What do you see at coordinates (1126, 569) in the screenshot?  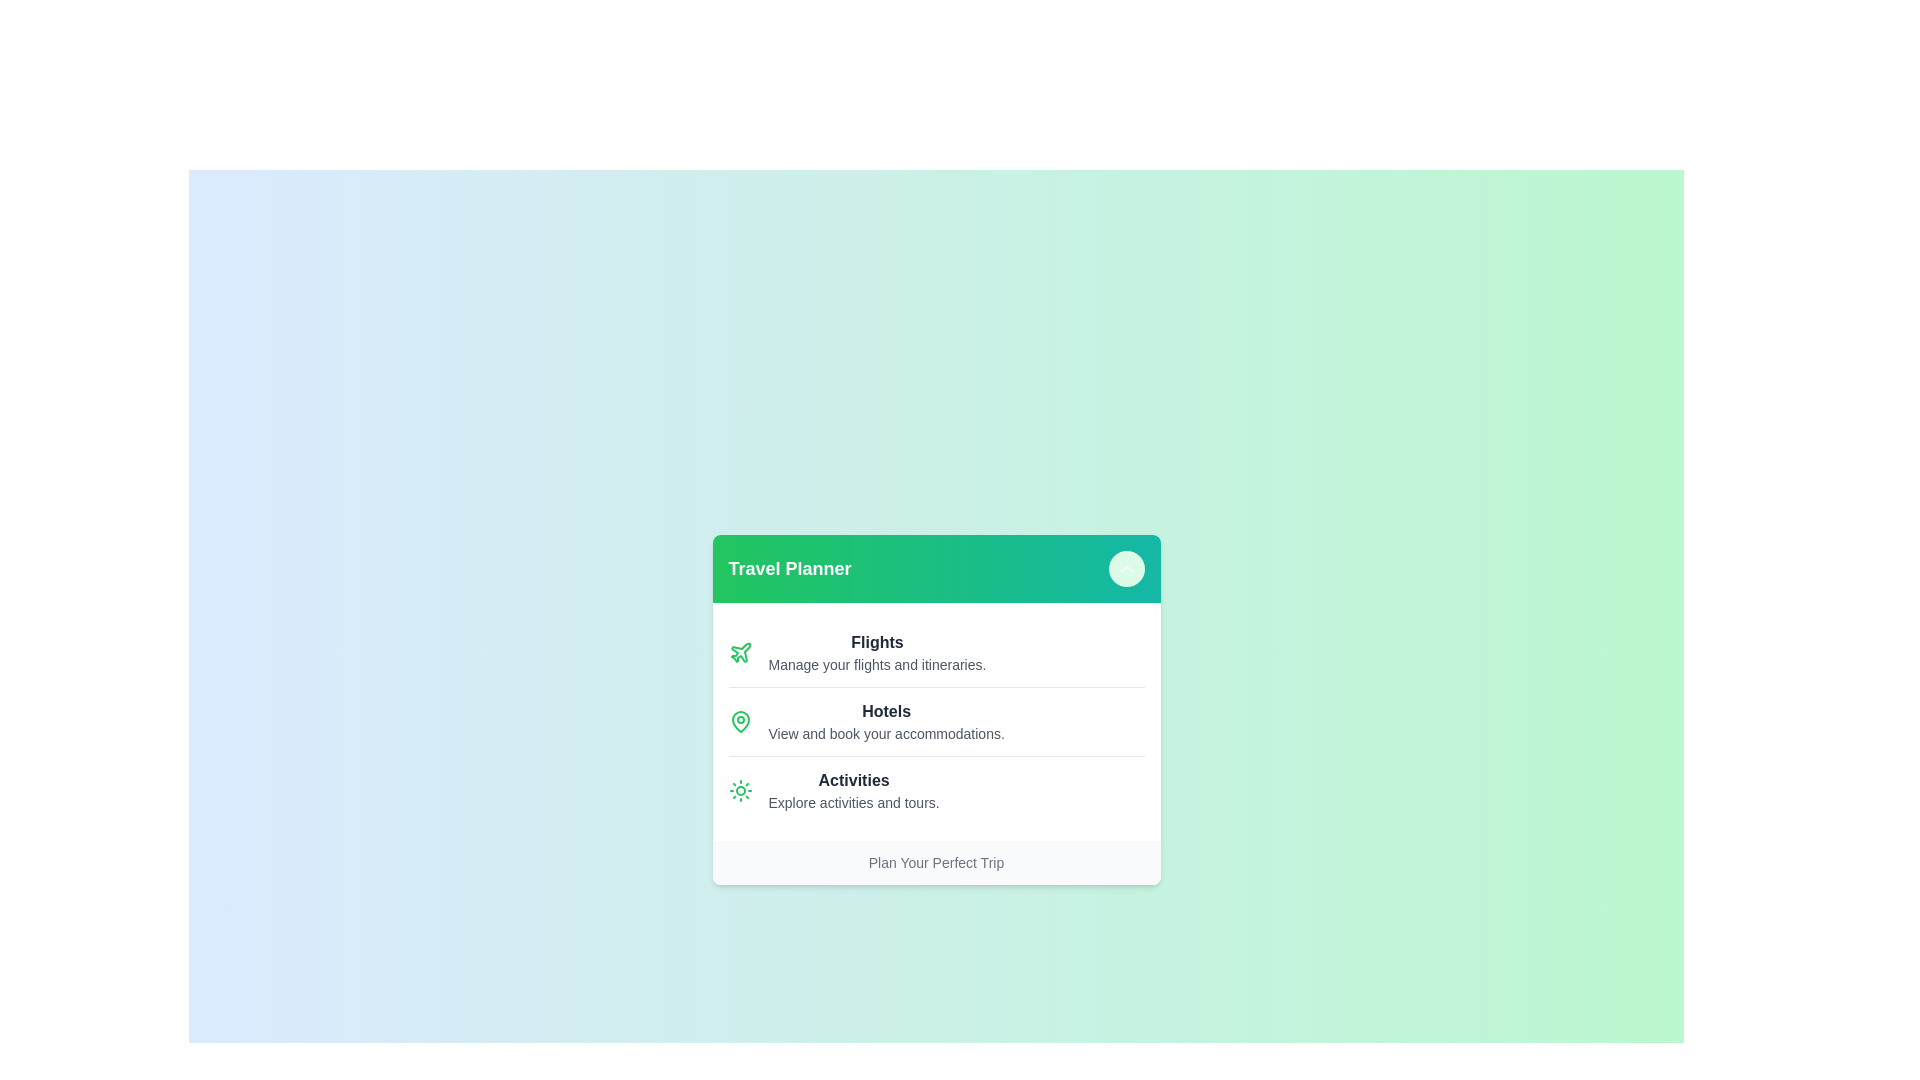 I see `button at the top-right corner of the menu header to toggle the visibility of the menu` at bounding box center [1126, 569].